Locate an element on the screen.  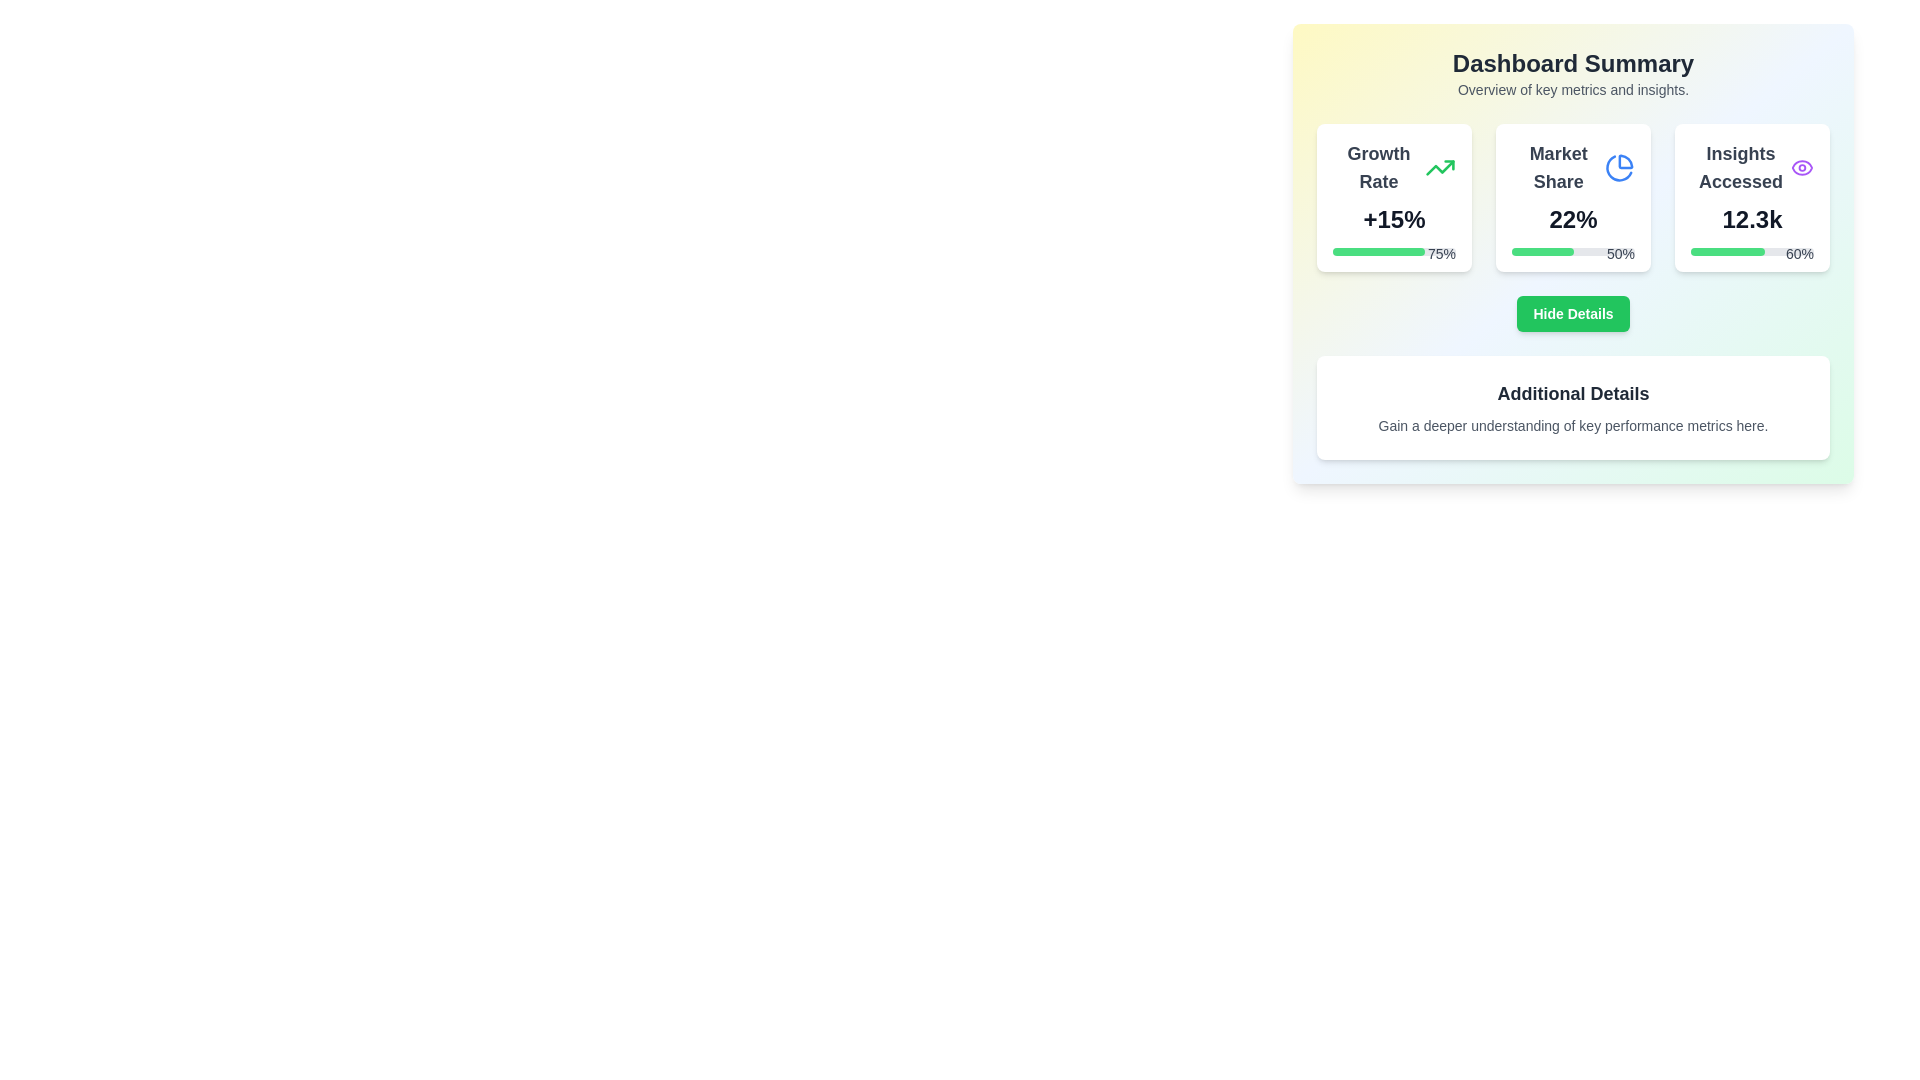
displayed text 'Growth Rate' from the Label with an upward trending green arrow icon located at the top-left corner of the main dashboard section is located at coordinates (1393, 167).